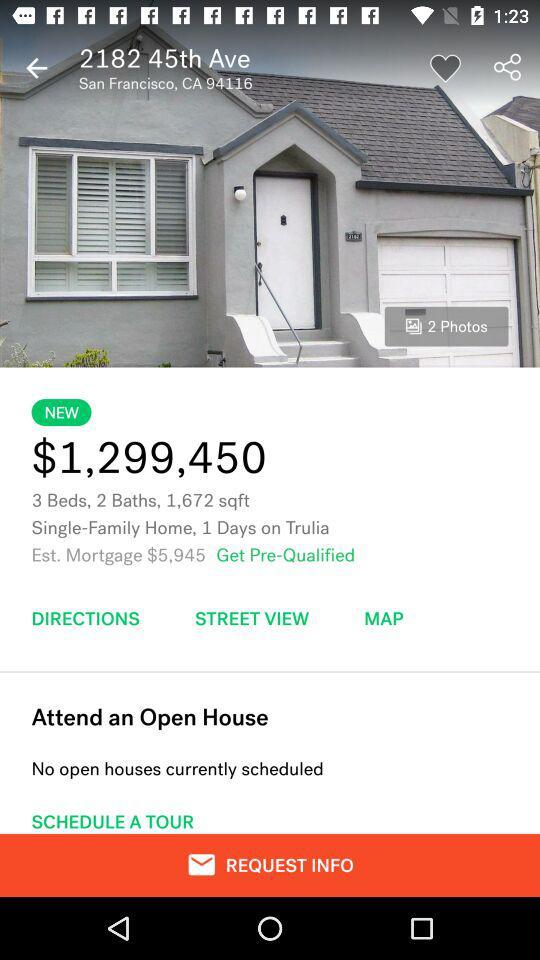  I want to click on street view, so click(252, 617).